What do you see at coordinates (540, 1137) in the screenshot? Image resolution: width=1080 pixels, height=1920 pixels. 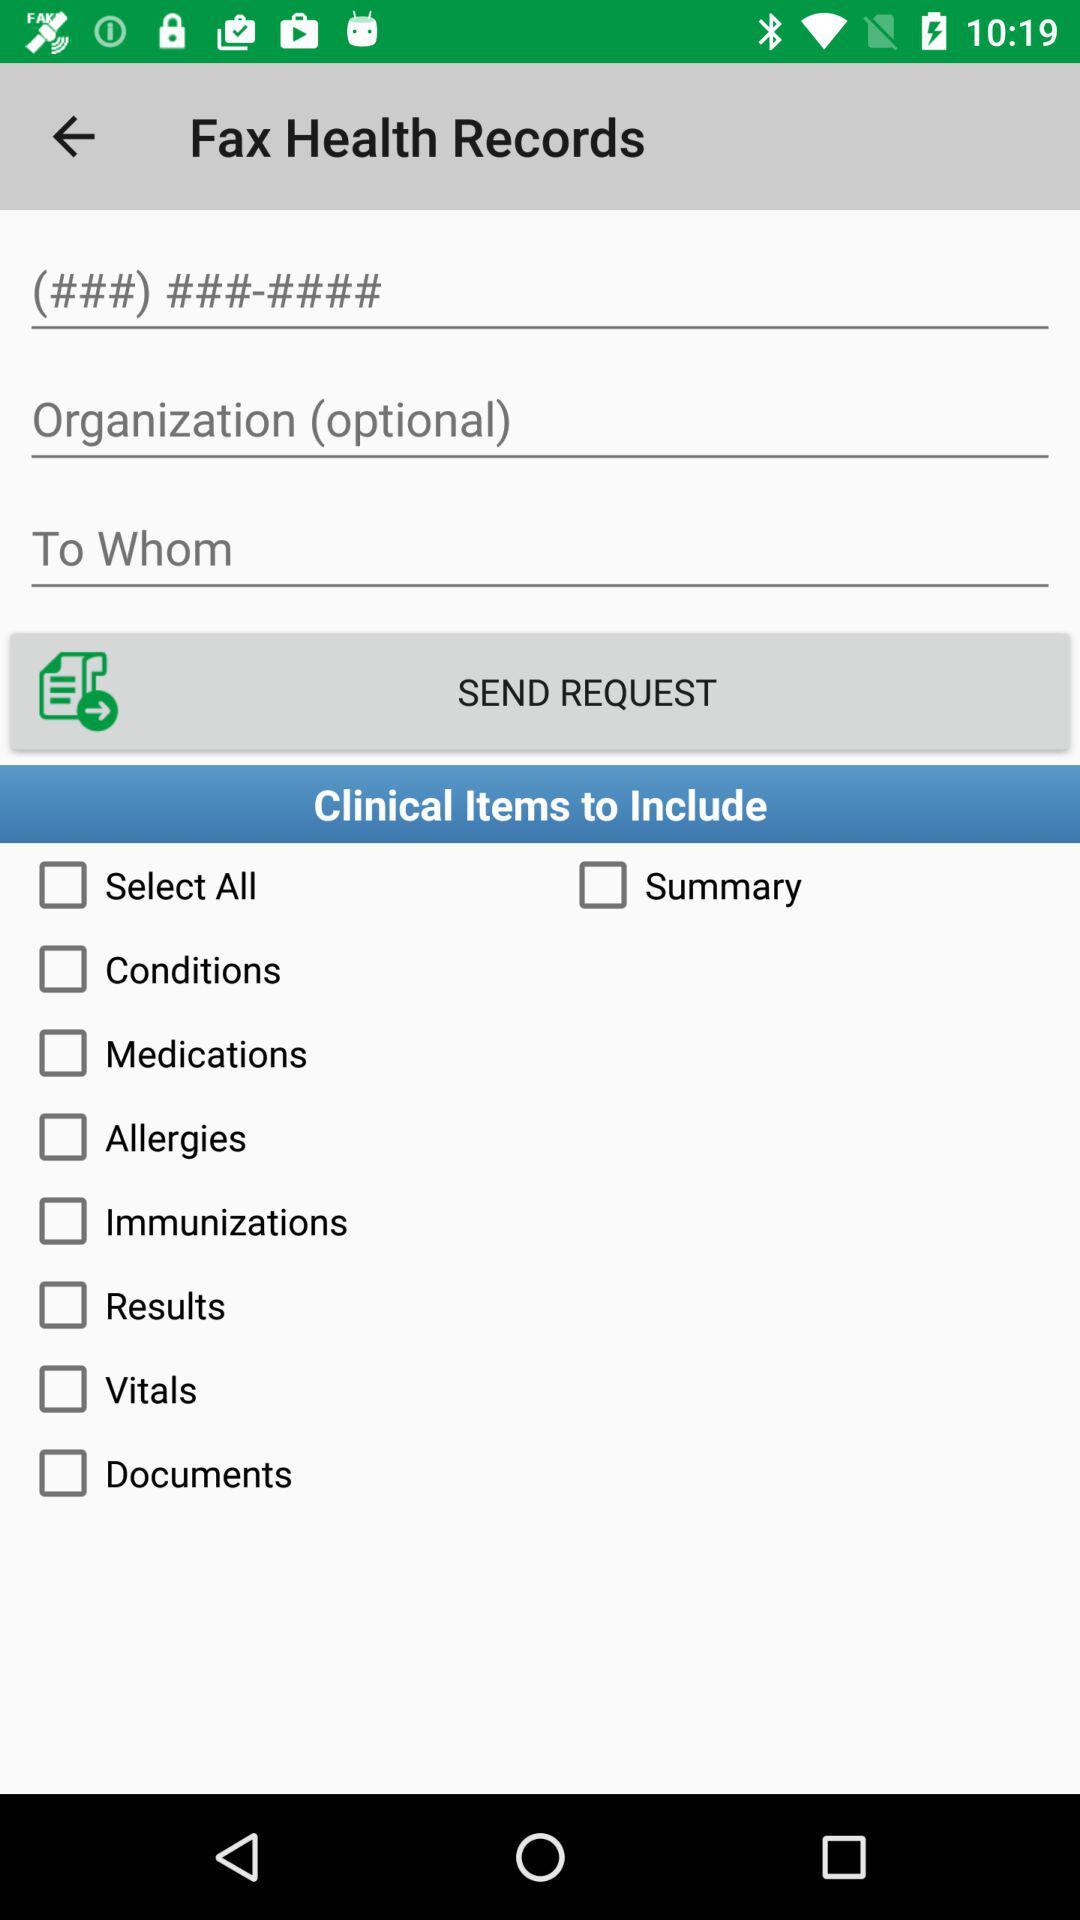 I see `allergies icon` at bounding box center [540, 1137].